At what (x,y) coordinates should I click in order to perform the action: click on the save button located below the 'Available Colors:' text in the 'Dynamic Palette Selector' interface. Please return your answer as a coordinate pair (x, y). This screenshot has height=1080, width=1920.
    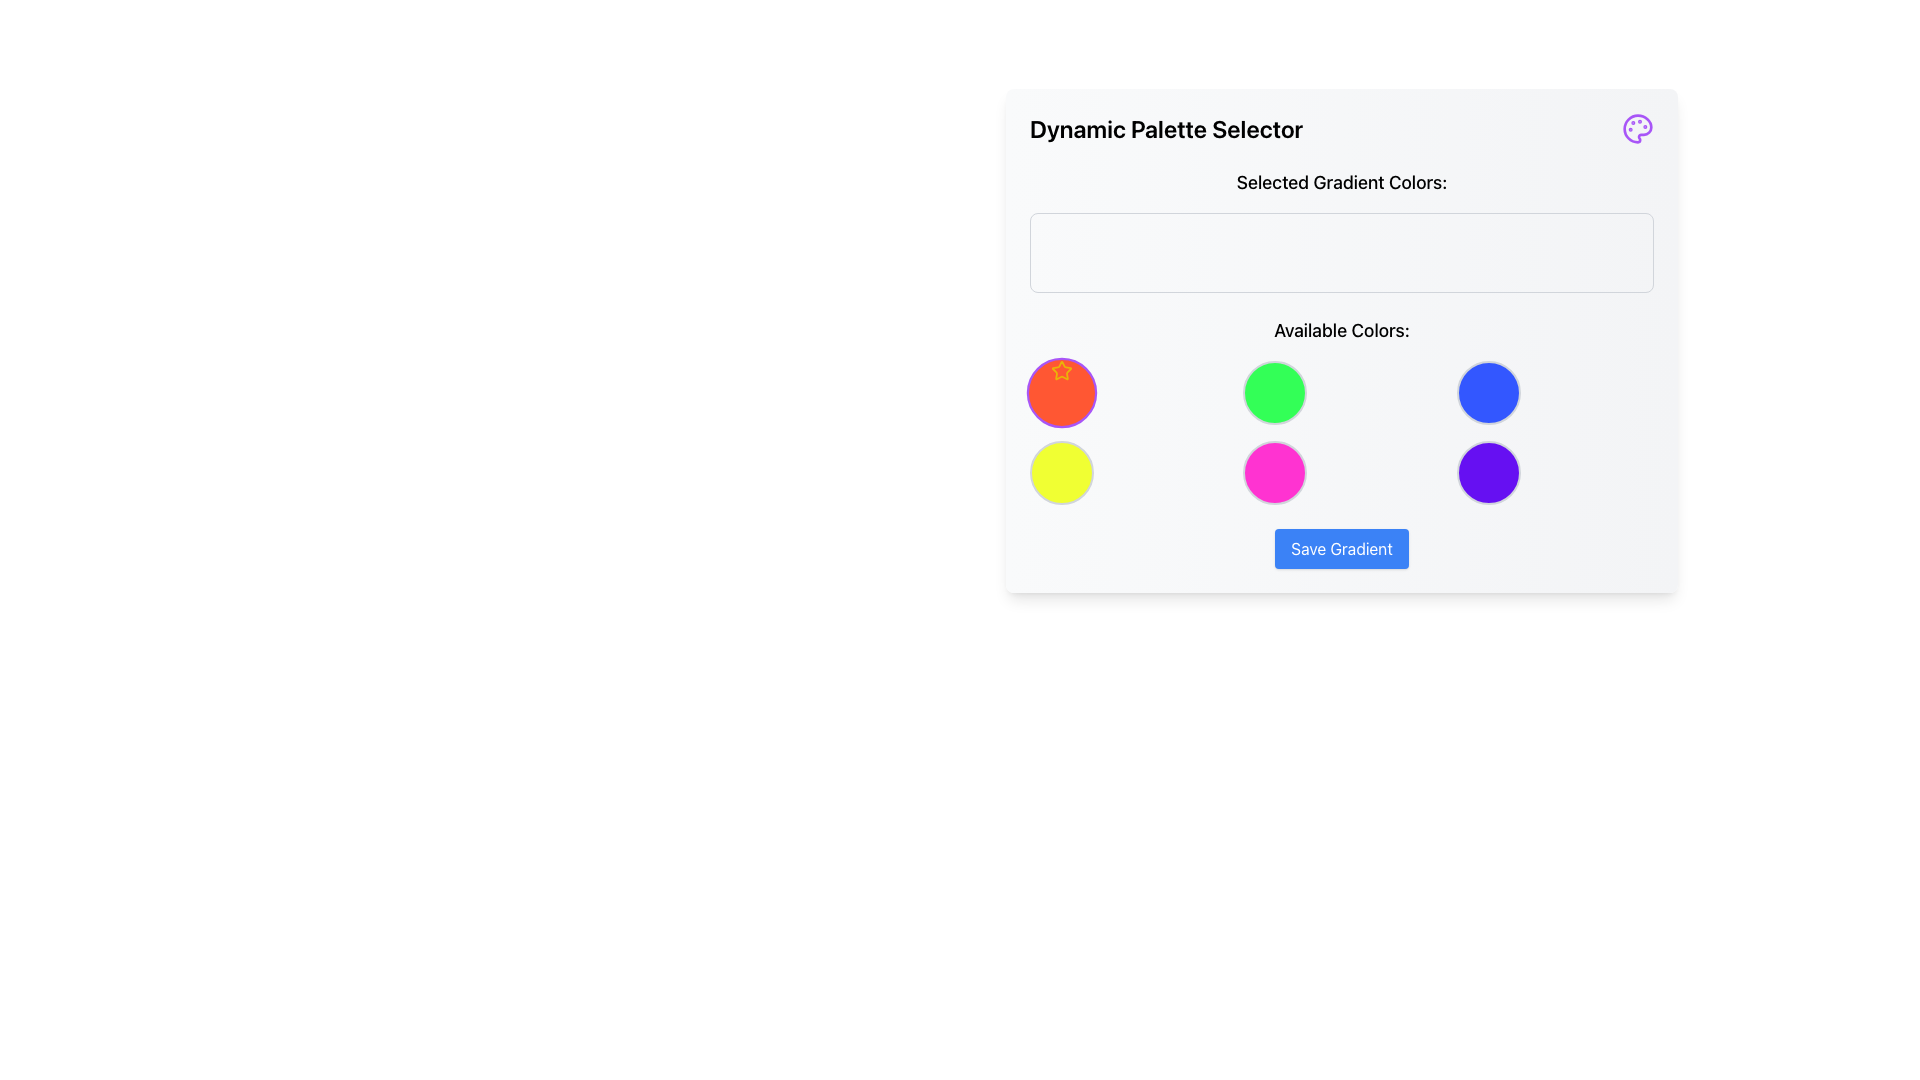
    Looking at the image, I should click on (1342, 548).